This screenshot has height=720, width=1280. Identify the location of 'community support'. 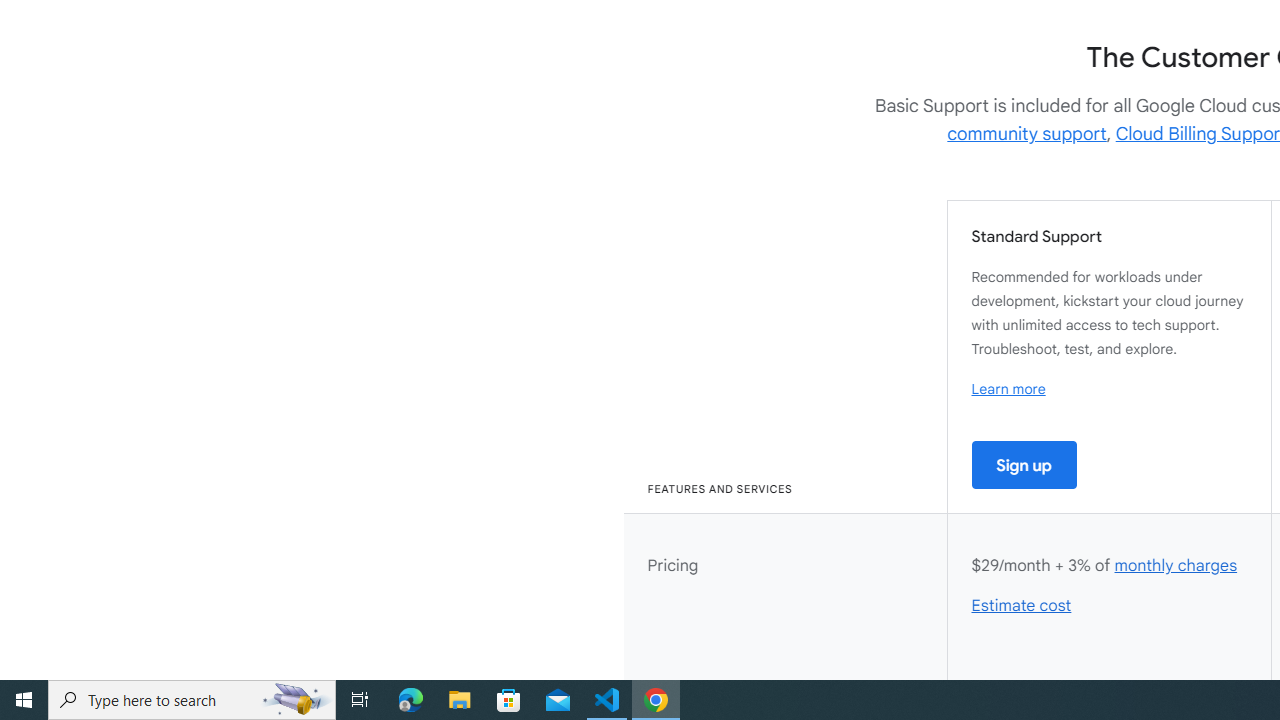
(1027, 133).